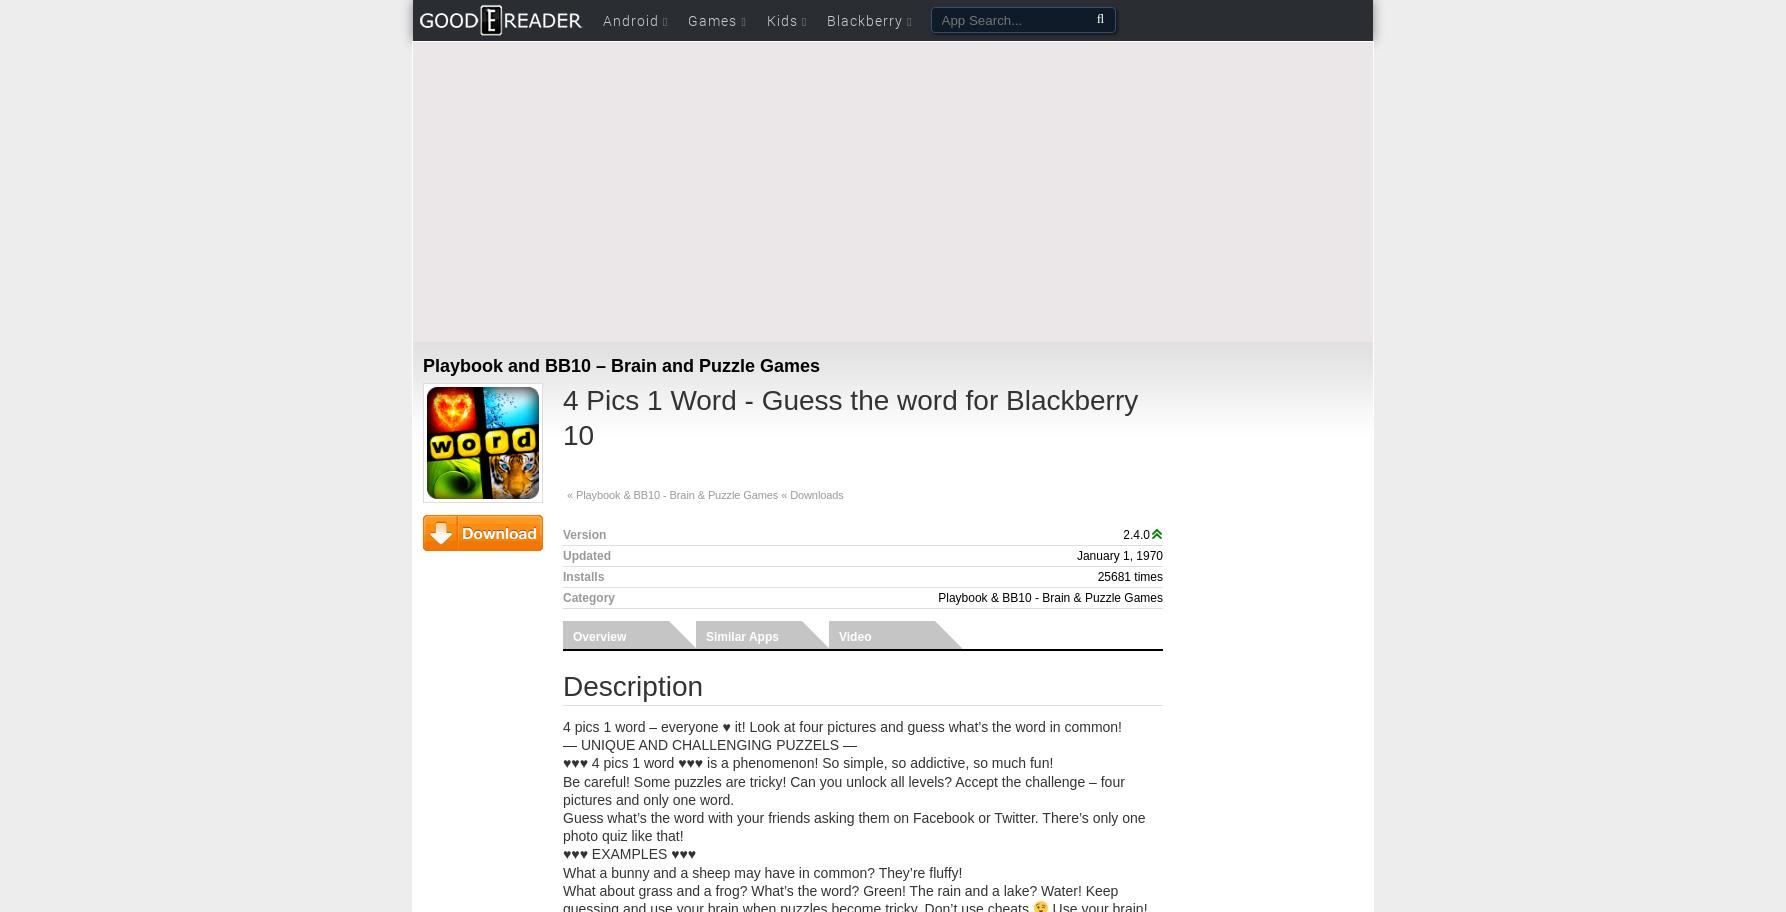 The image size is (1786, 912). What do you see at coordinates (849, 417) in the screenshot?
I see `'4 Pics 1 Word - Guess the word for Blackberry 10'` at bounding box center [849, 417].